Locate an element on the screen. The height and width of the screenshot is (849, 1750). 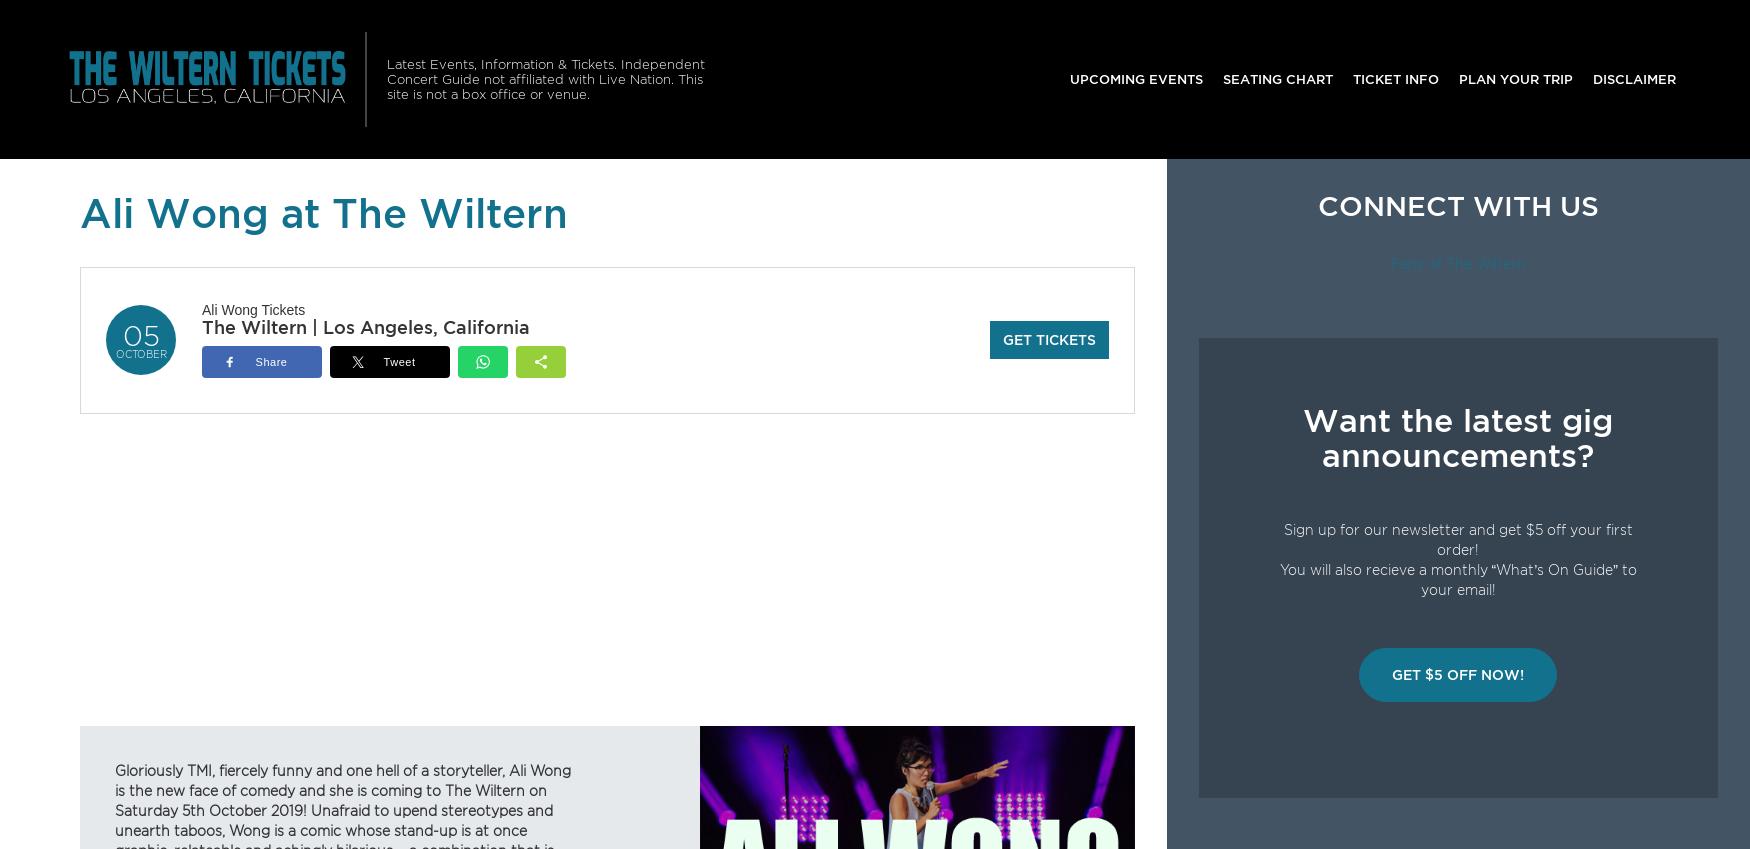
'Share' is located at coordinates (270, 362).